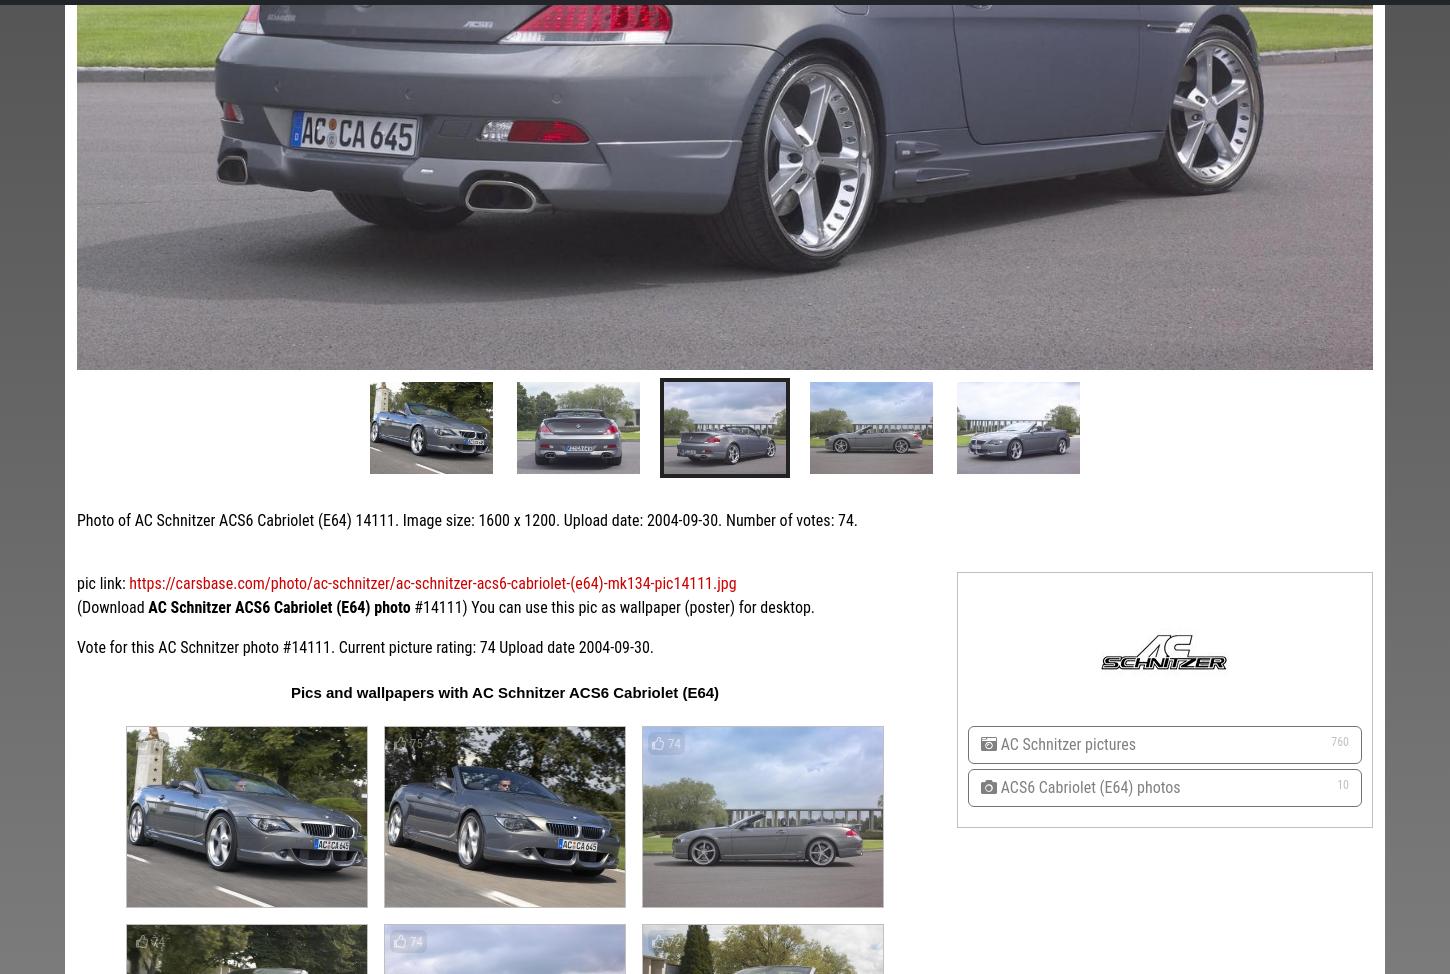  What do you see at coordinates (410, 456) in the screenshot?
I see `'AC Schnitzer BMW X3'` at bounding box center [410, 456].